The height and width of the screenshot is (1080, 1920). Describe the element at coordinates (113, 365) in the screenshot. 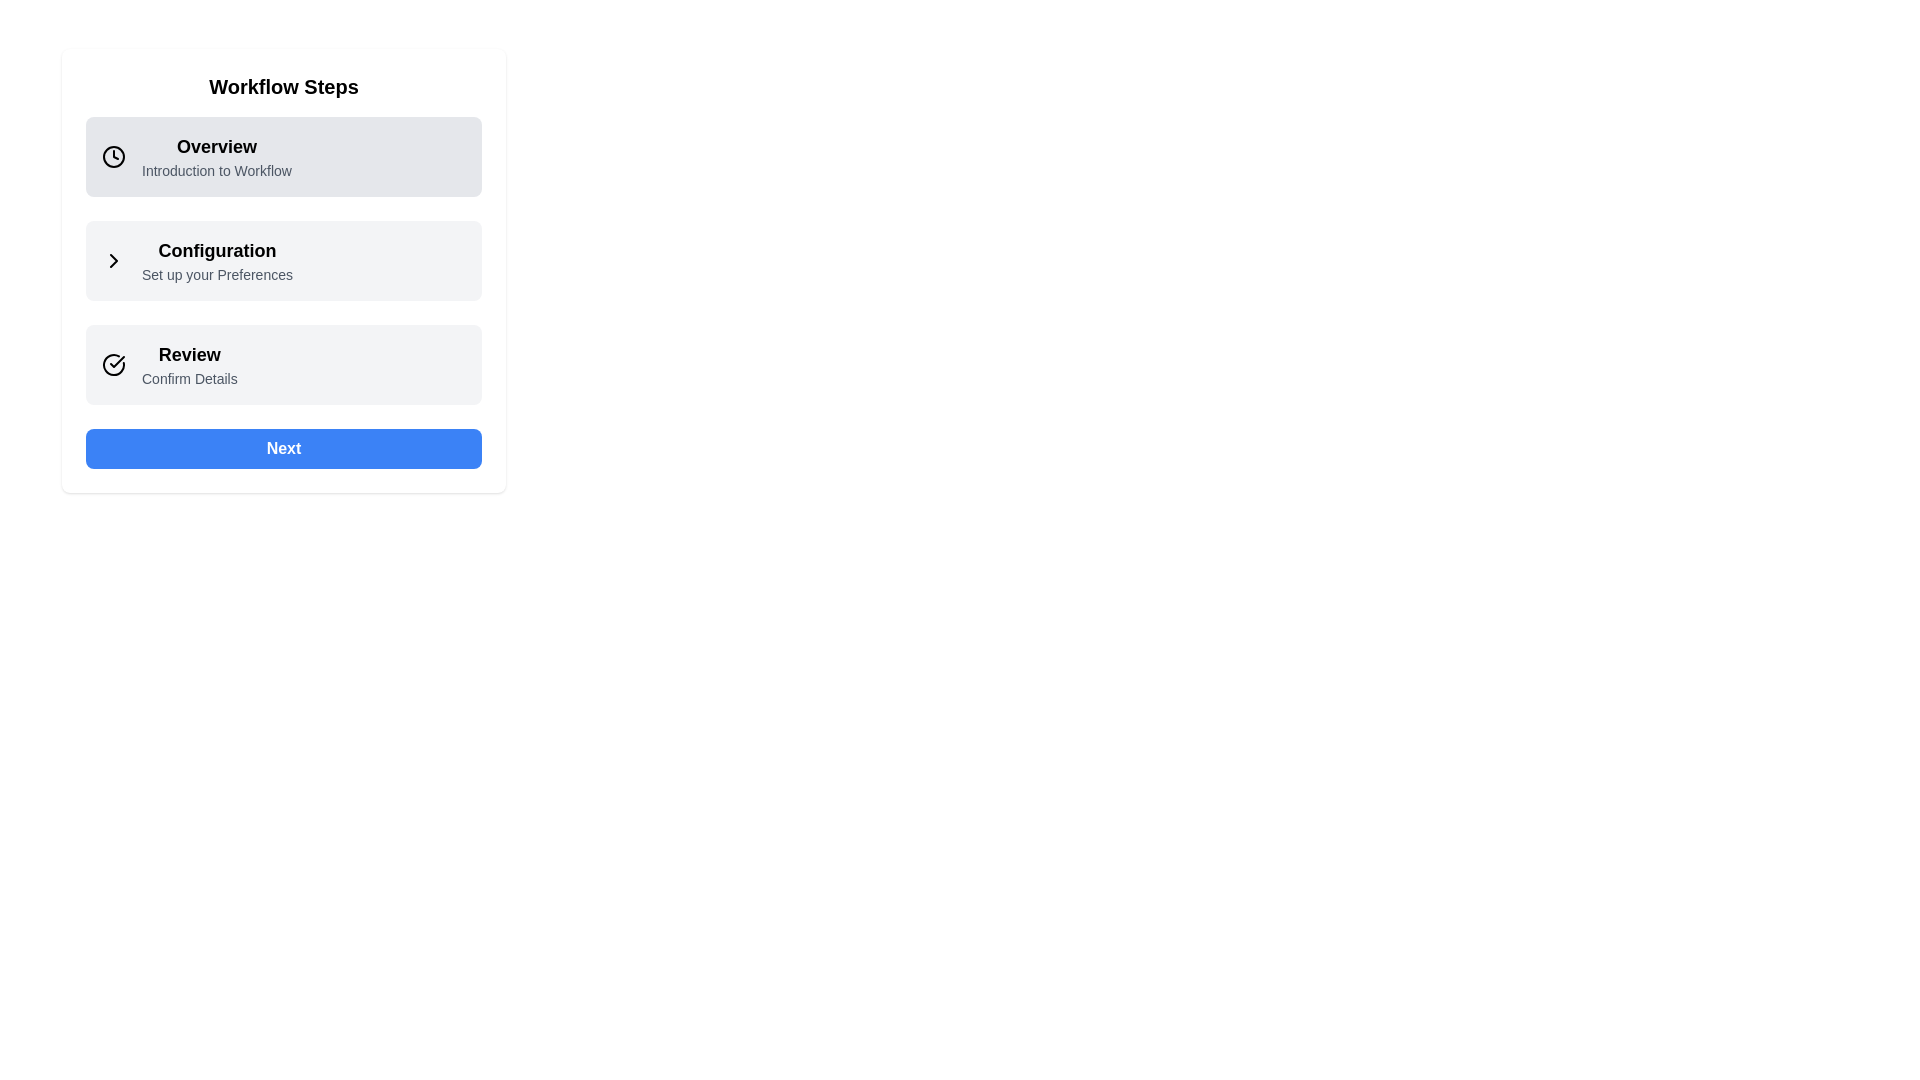

I see `the completion icon located next to the 'Review' text in the third entry of the 'Workflow Steps' list` at that location.